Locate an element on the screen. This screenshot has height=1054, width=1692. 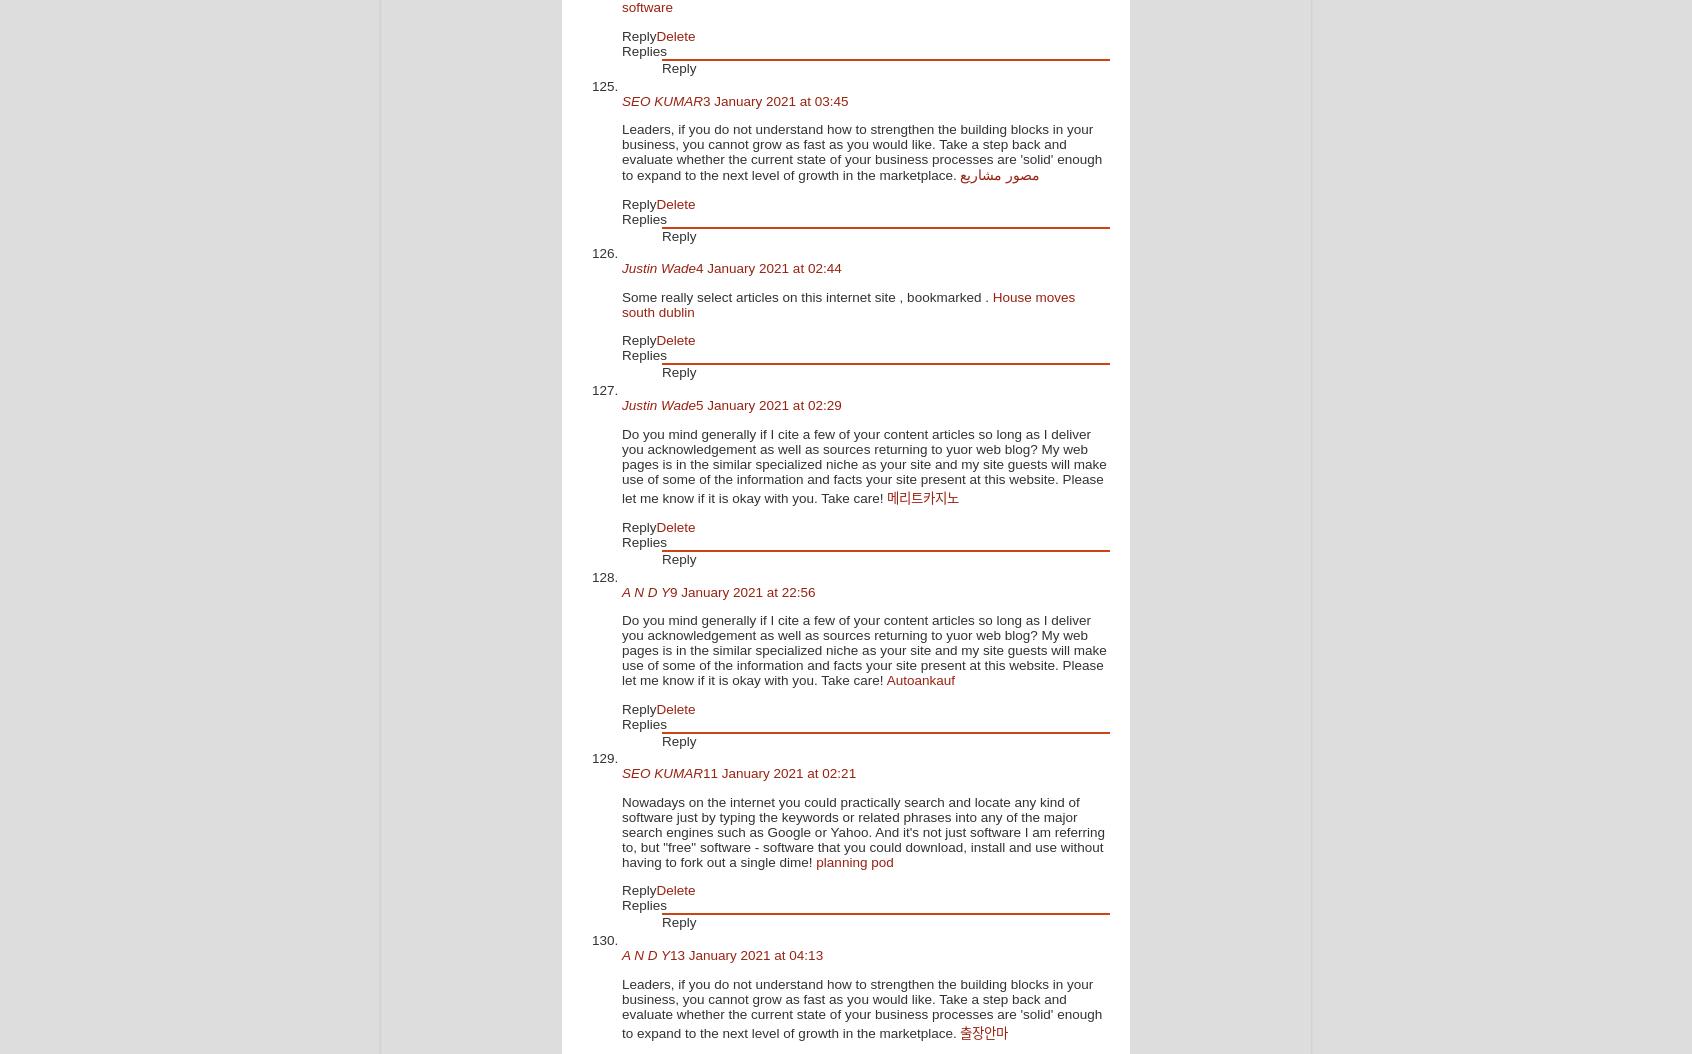
'3 January 2021 at 03:45' is located at coordinates (774, 99).